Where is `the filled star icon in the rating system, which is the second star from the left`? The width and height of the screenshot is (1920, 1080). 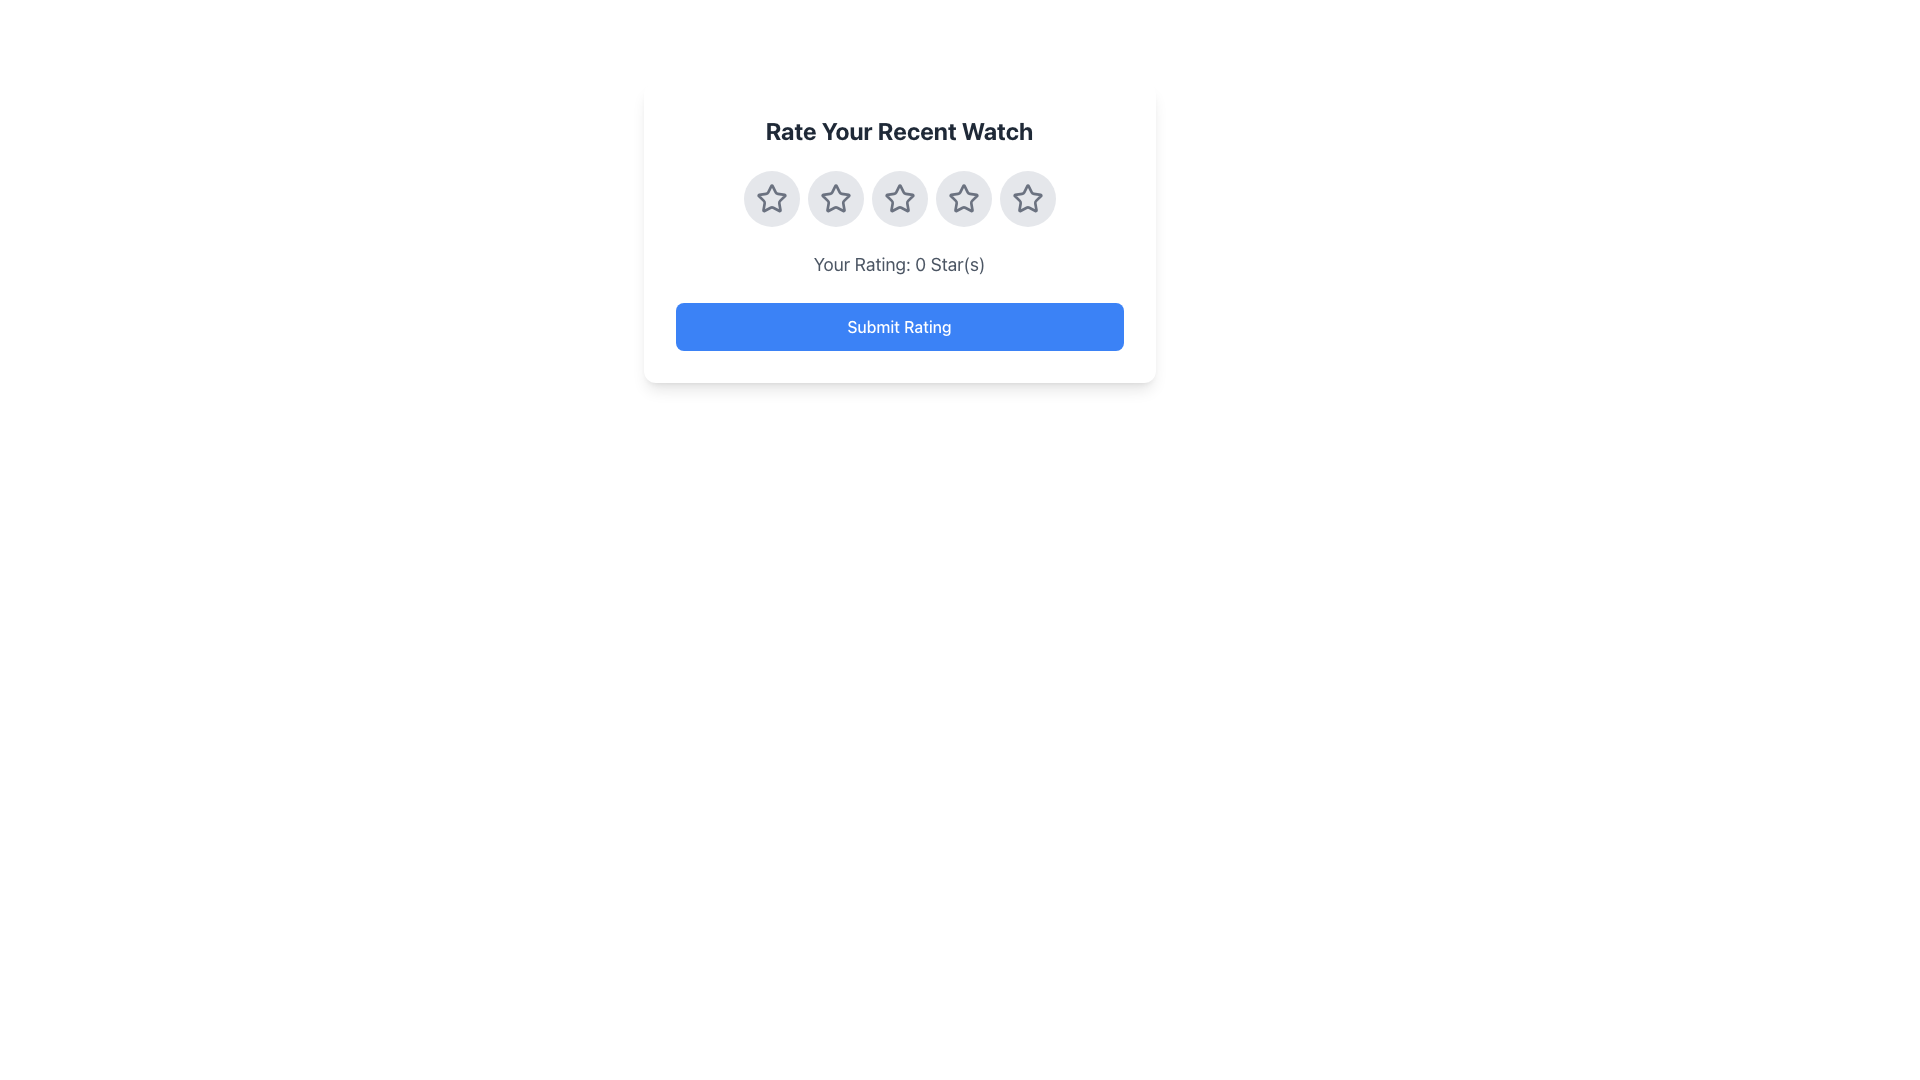
the filled star icon in the rating system, which is the second star from the left is located at coordinates (835, 198).